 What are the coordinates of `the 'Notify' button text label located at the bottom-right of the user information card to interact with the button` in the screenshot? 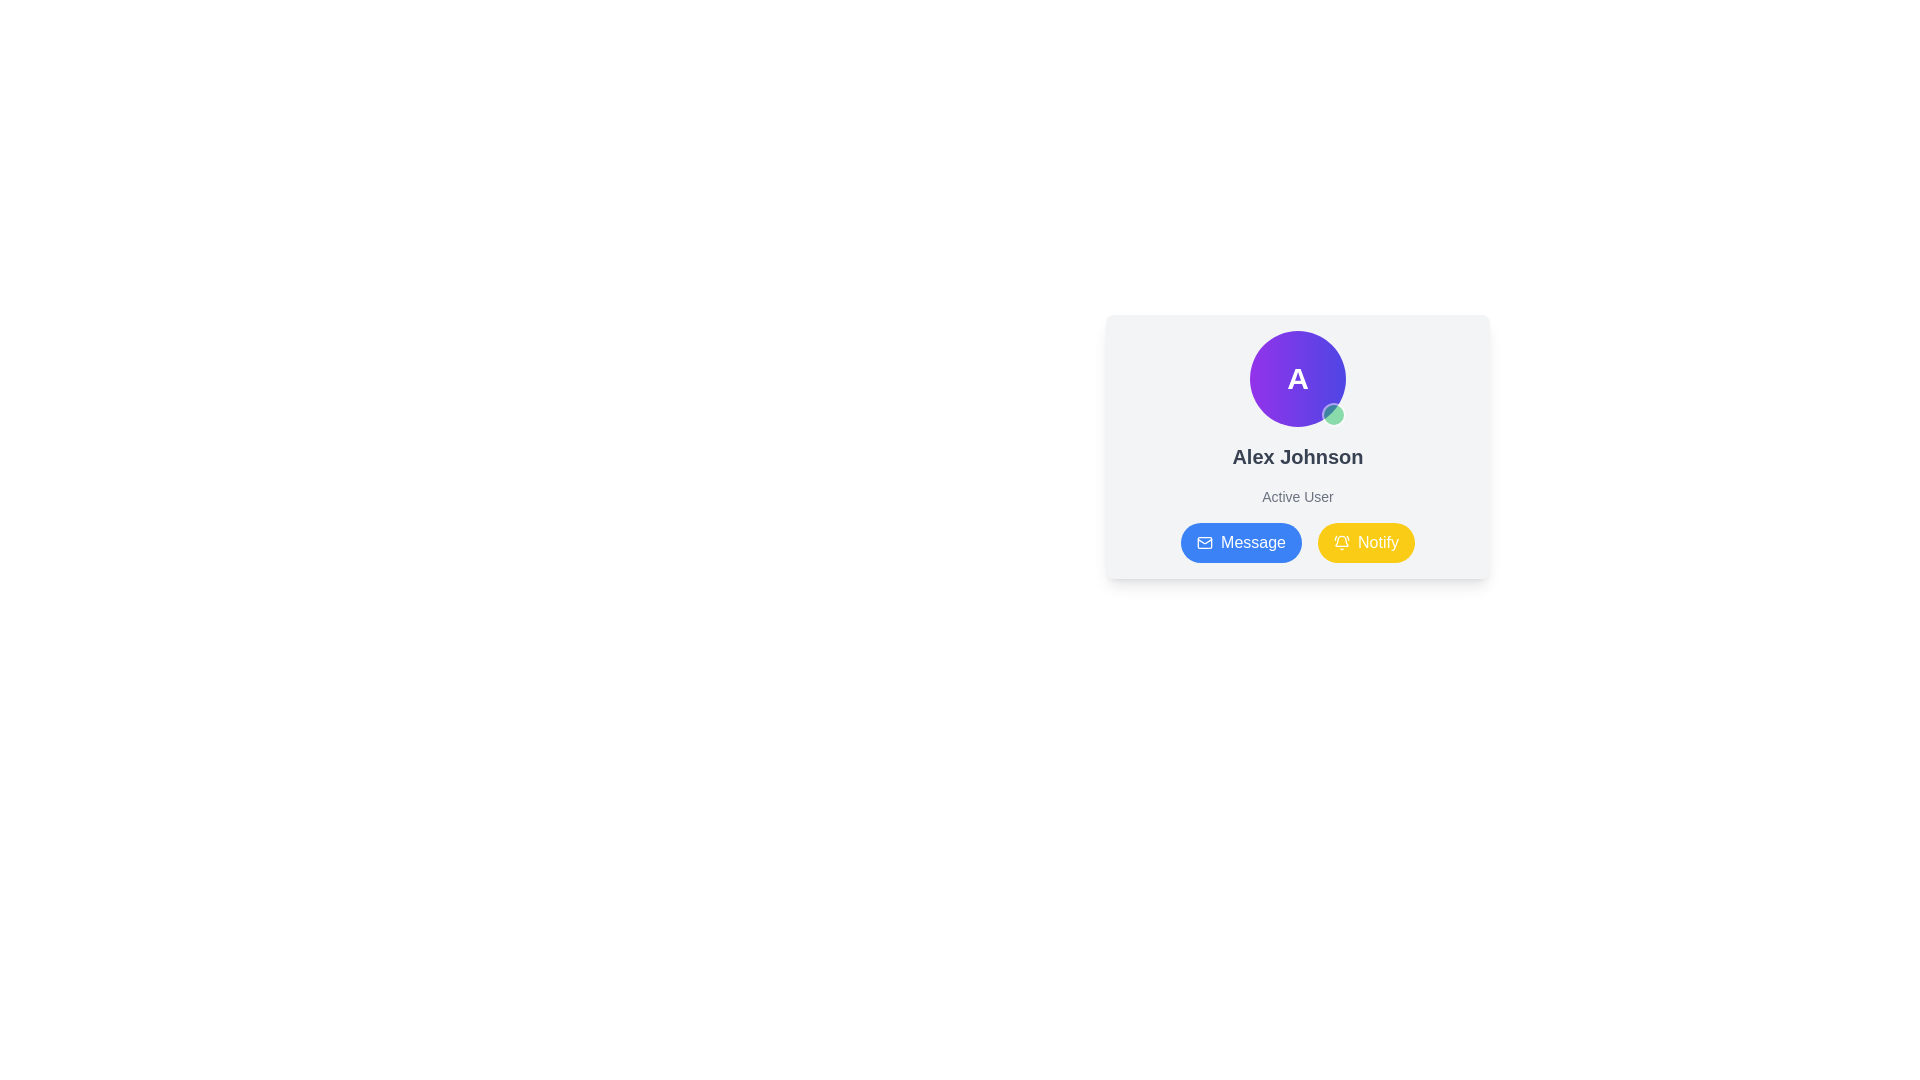 It's located at (1377, 543).